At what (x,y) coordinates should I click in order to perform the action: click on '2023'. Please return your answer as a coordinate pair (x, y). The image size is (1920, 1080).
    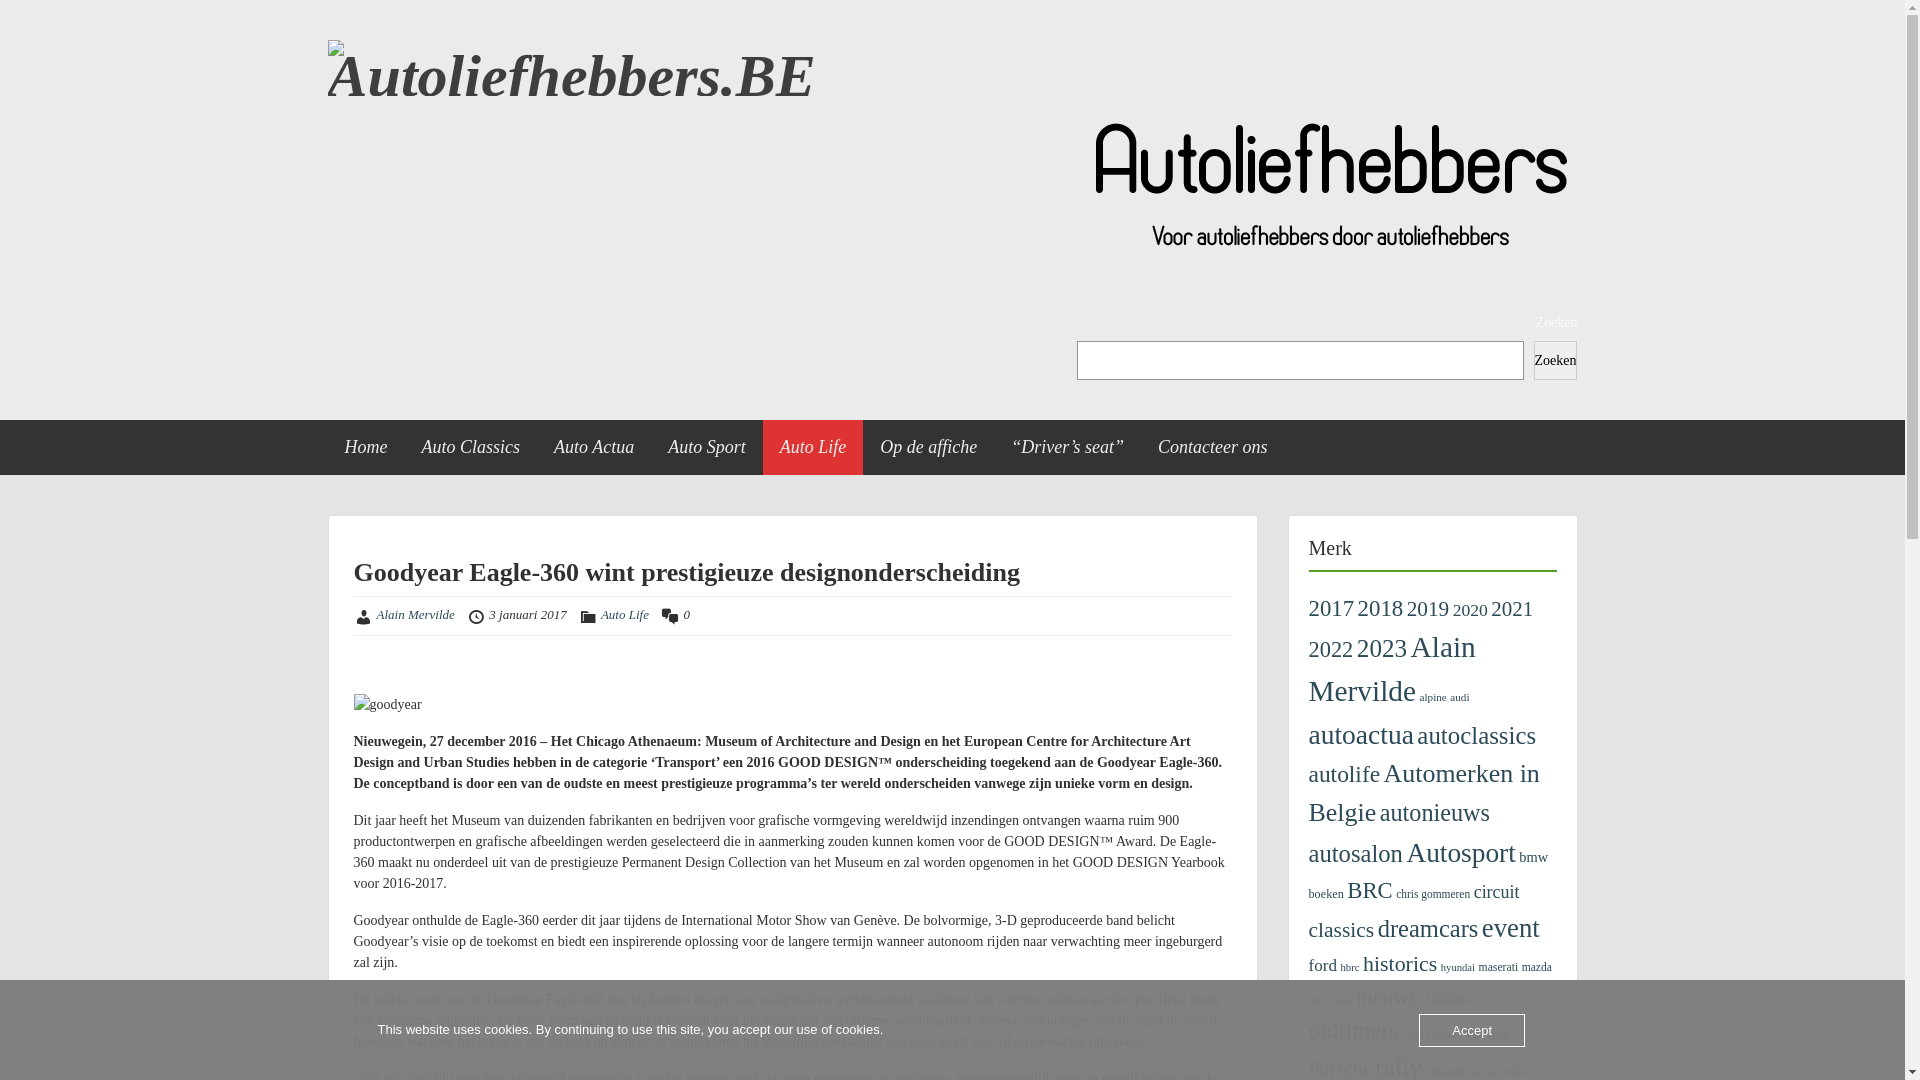
    Looking at the image, I should click on (1357, 648).